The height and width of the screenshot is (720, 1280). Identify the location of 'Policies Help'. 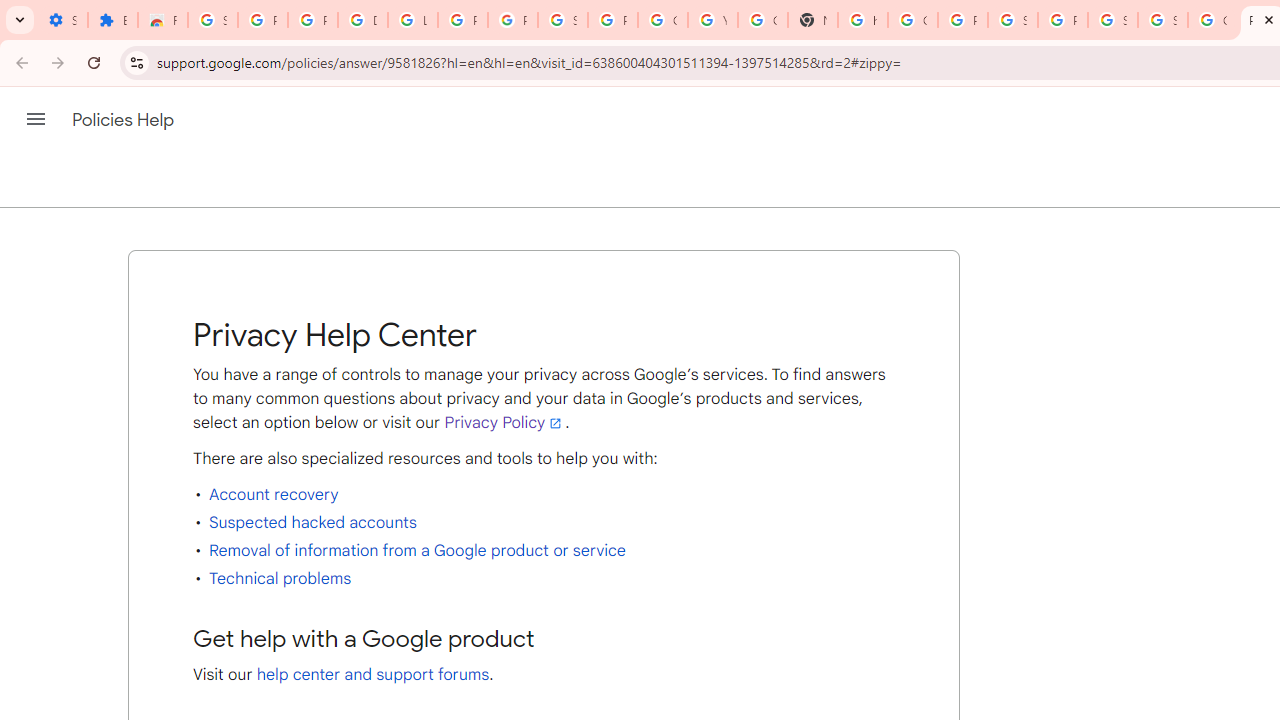
(123, 119).